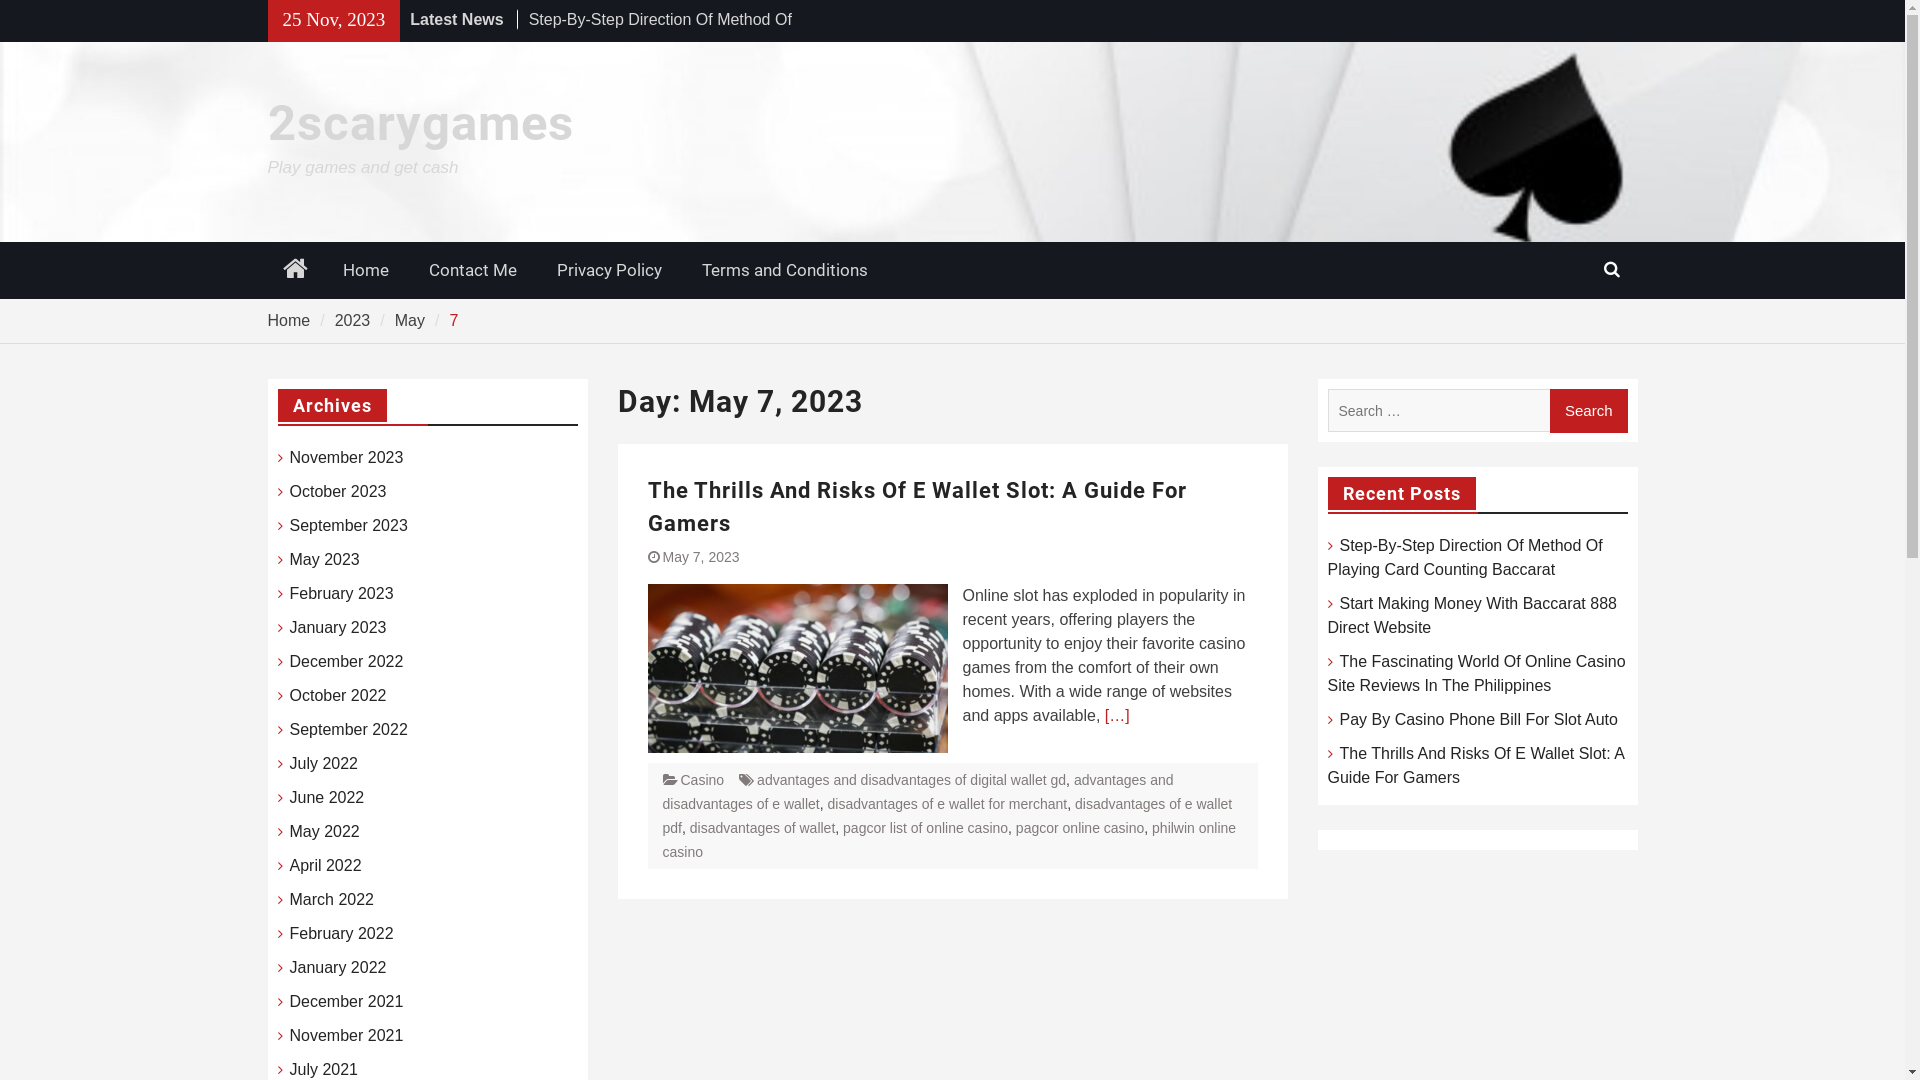 This screenshot has height=1080, width=1920. Describe the element at coordinates (924, 828) in the screenshot. I see `'pagcor list of online casino'` at that location.